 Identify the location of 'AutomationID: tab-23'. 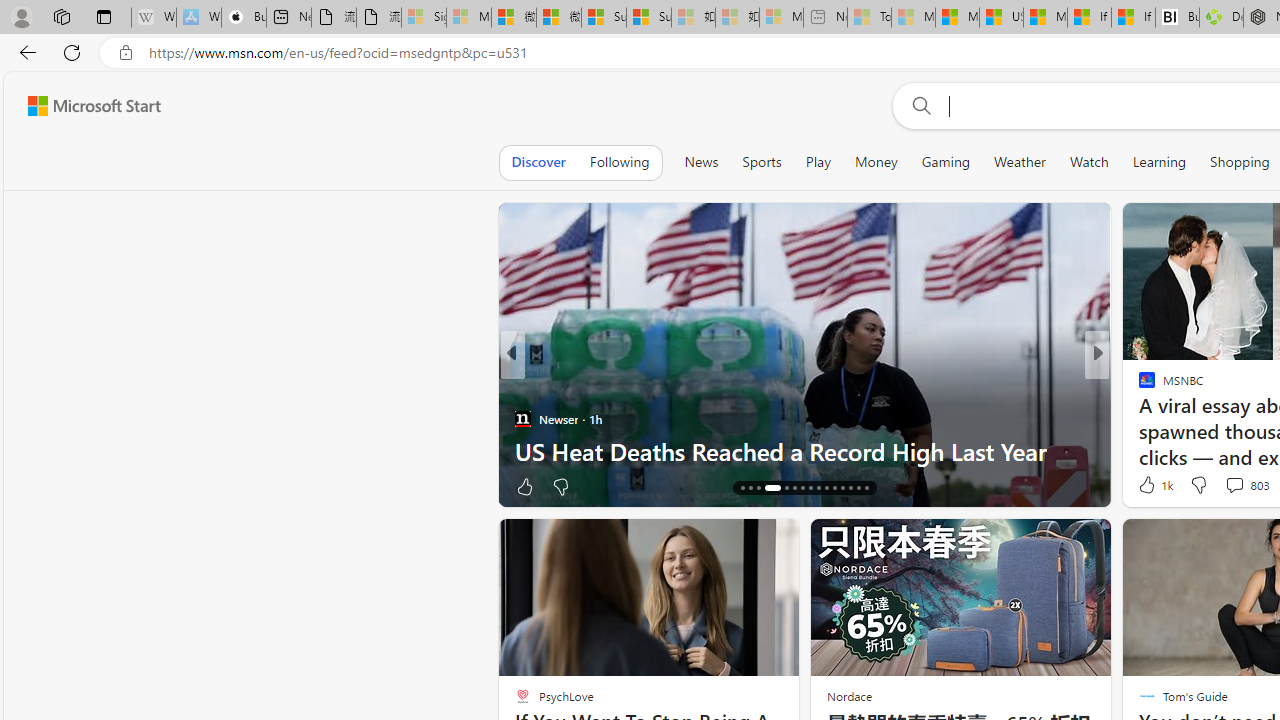
(810, 488).